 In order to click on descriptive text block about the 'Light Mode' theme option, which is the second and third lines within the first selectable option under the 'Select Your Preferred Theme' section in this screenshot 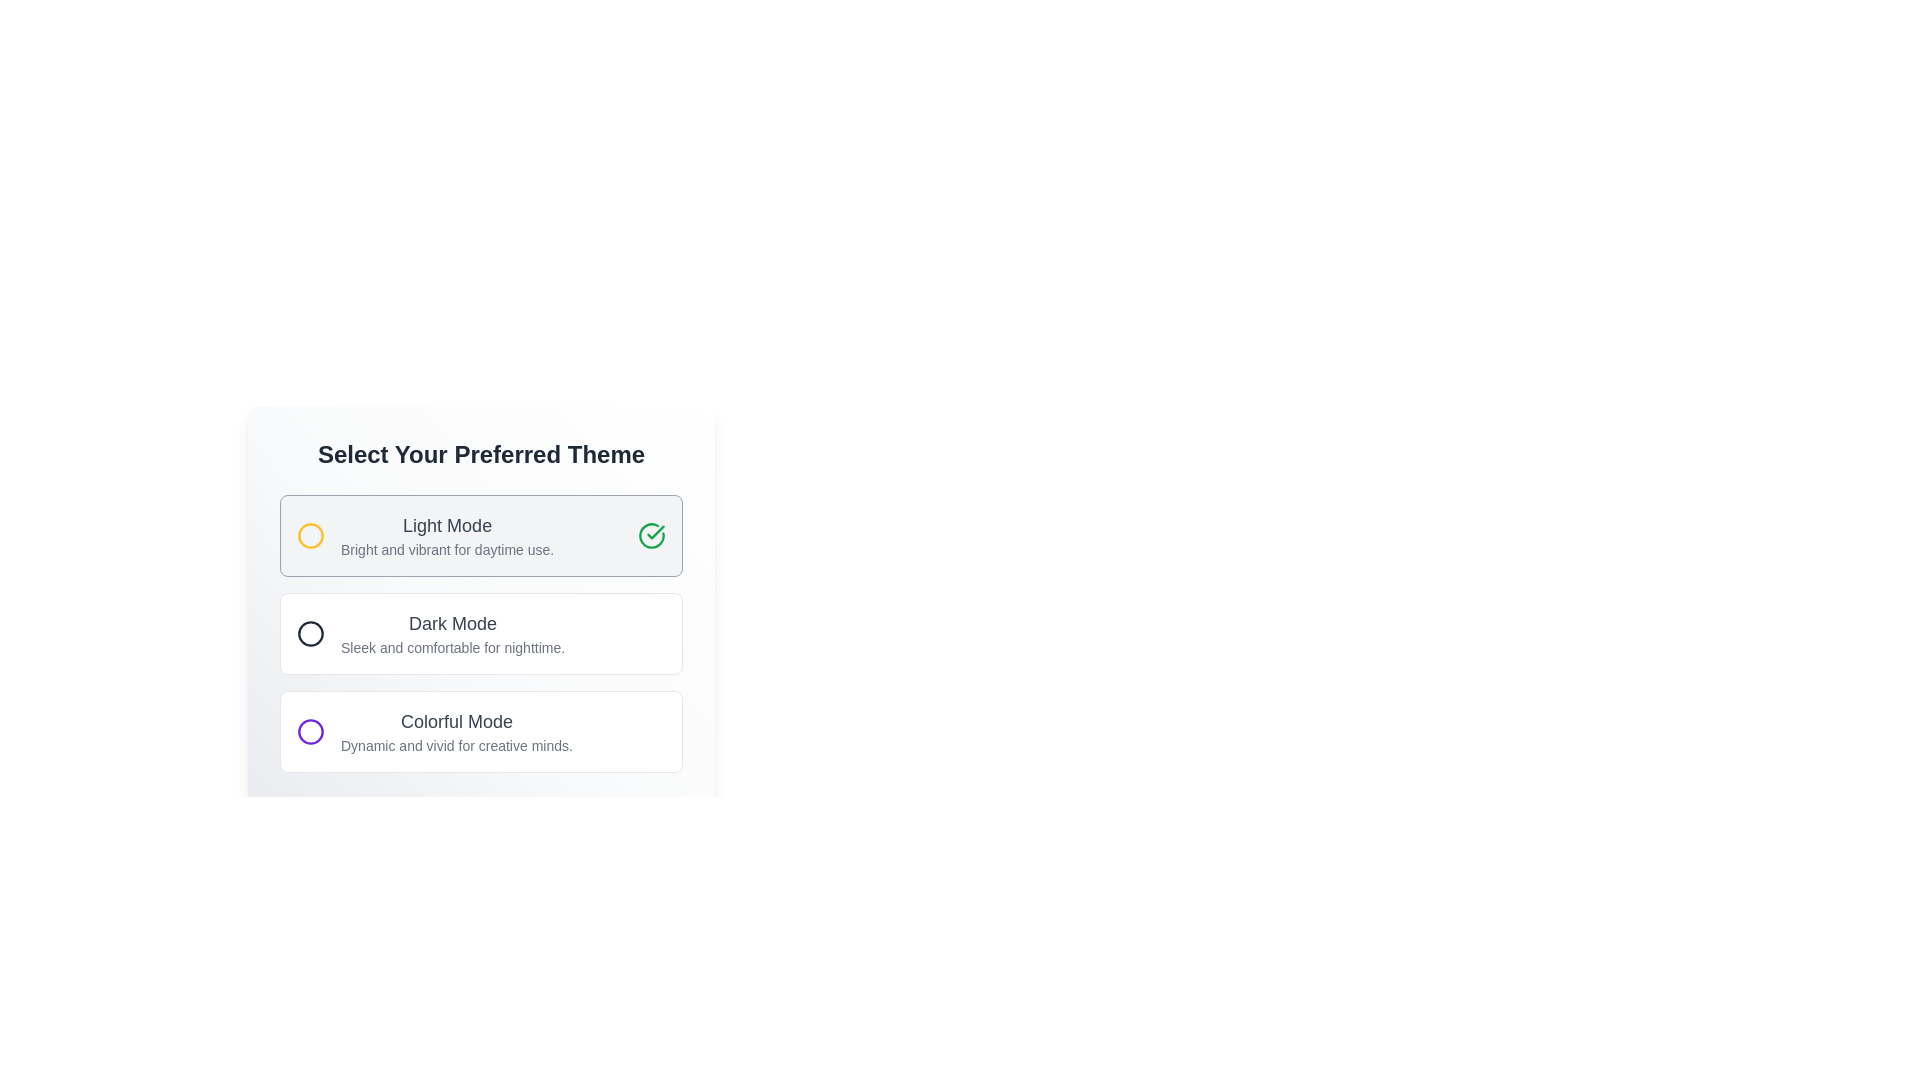, I will do `click(446, 535)`.